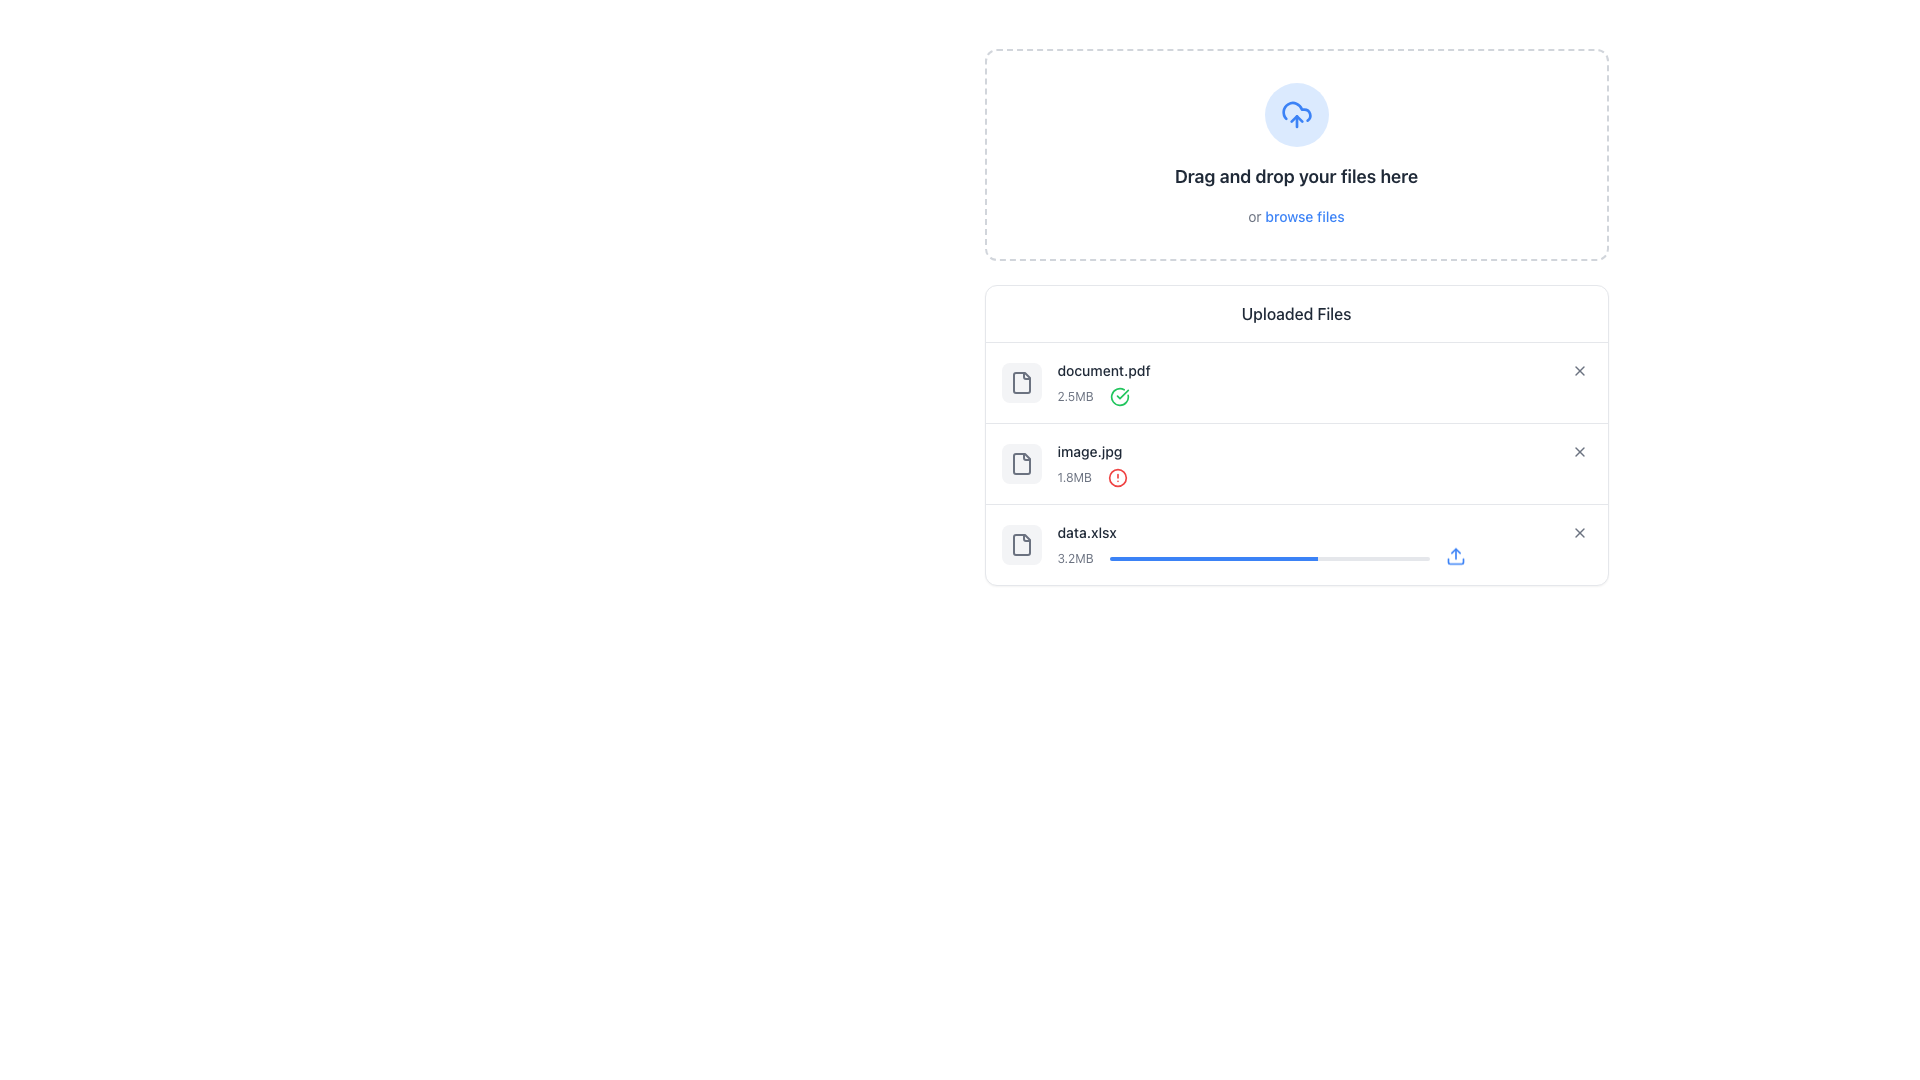 The height and width of the screenshot is (1080, 1920). What do you see at coordinates (1455, 555) in the screenshot?
I see `the upward arrow upload icon, which is styled with a blue stroke color and is located at the far right of the row containing the file named 'data.xlsx', next to the progress bar` at bounding box center [1455, 555].